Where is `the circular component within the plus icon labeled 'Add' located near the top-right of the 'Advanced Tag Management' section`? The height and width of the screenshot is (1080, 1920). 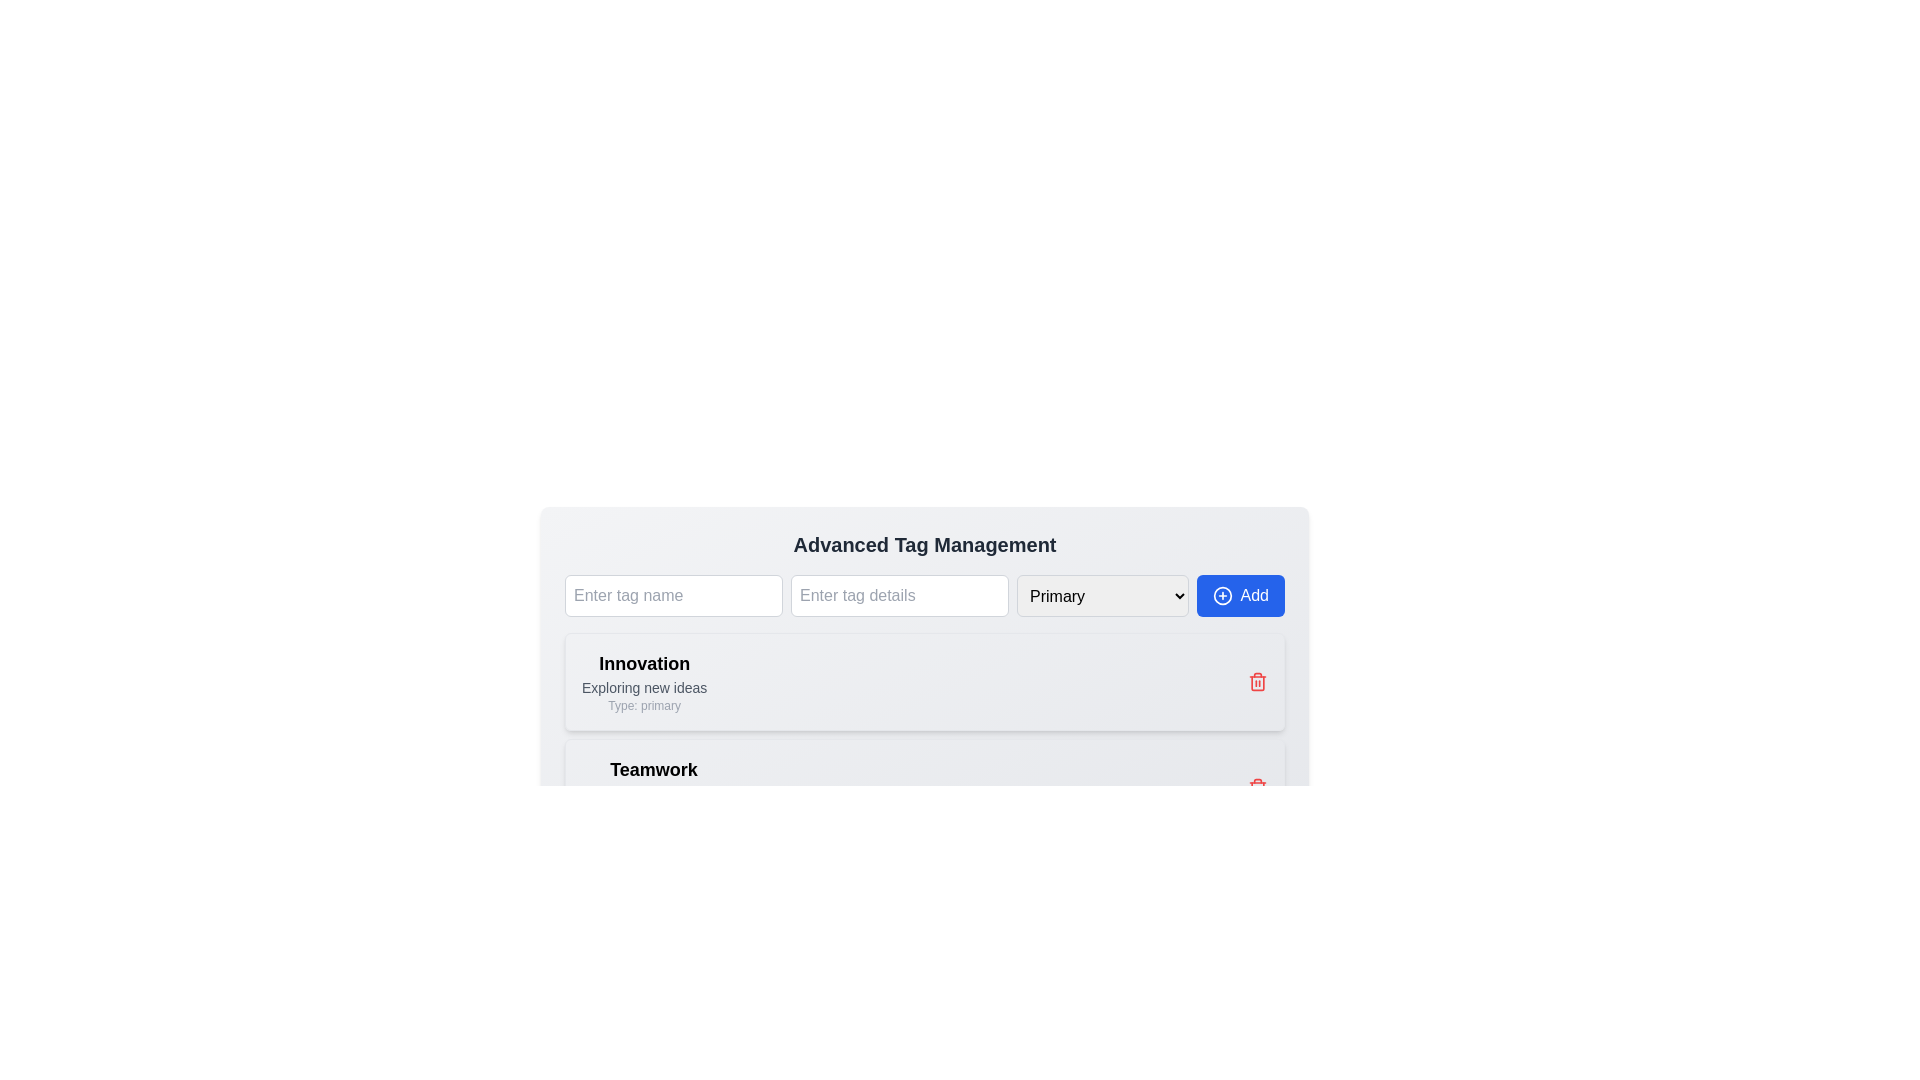
the circular component within the plus icon labeled 'Add' located near the top-right of the 'Advanced Tag Management' section is located at coordinates (1221, 595).